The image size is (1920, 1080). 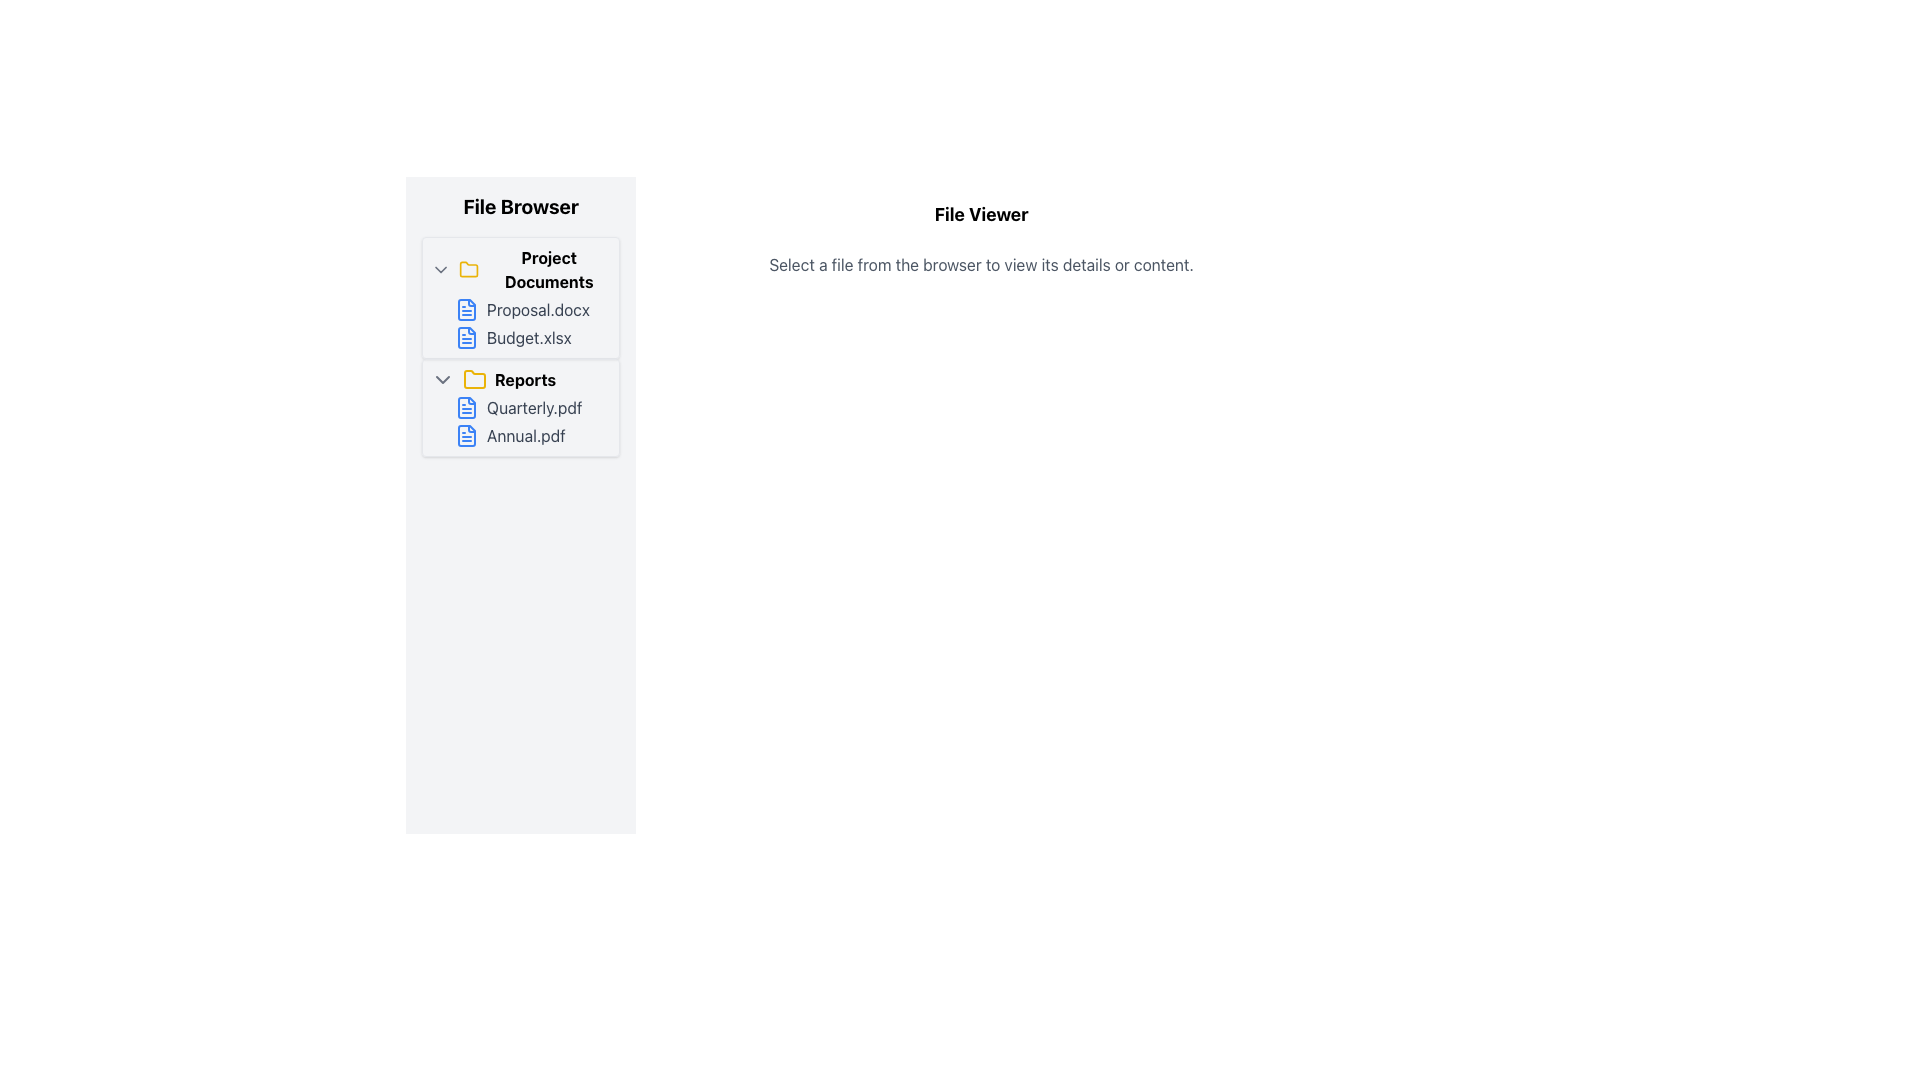 I want to click on the 'Reports' folder entry, which is visually distinct with a yellow folder icon and bold black text, so click(x=521, y=380).